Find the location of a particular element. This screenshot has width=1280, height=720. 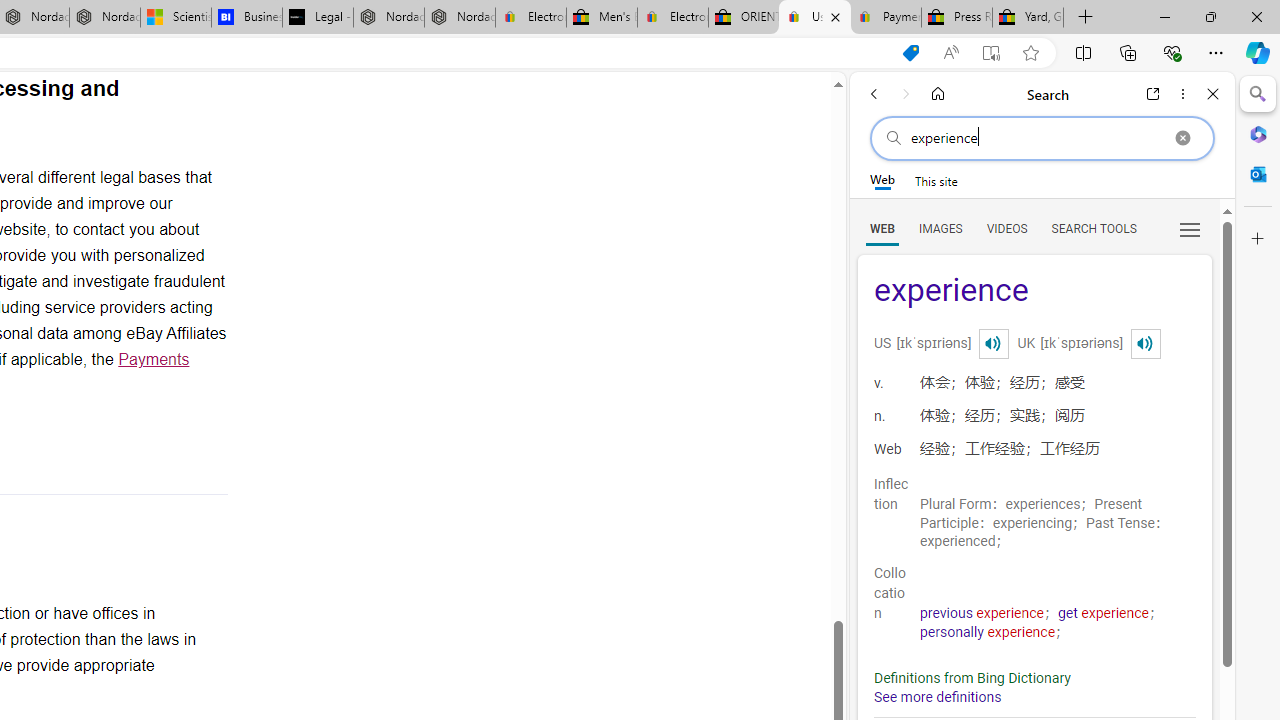

'personally experience' is located at coordinates (988, 632).